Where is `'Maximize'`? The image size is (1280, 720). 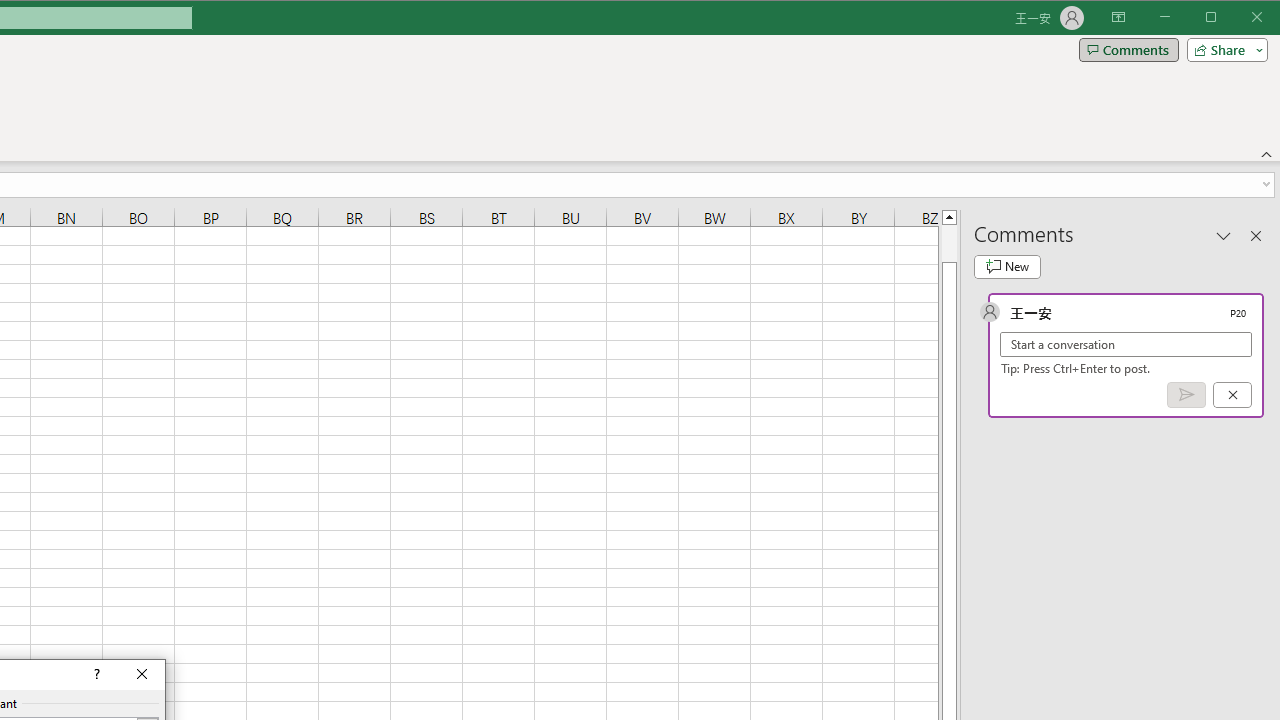
'Maximize' is located at coordinates (1238, 19).